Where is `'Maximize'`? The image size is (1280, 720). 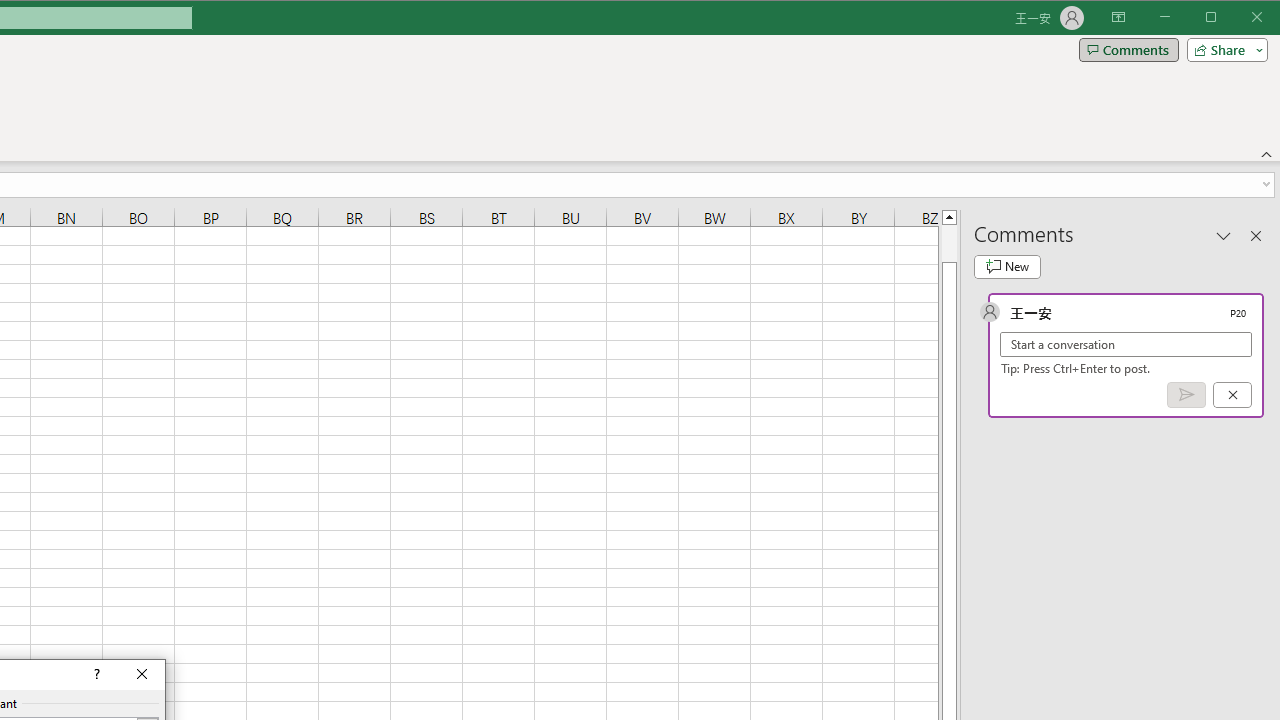
'Maximize' is located at coordinates (1238, 19).